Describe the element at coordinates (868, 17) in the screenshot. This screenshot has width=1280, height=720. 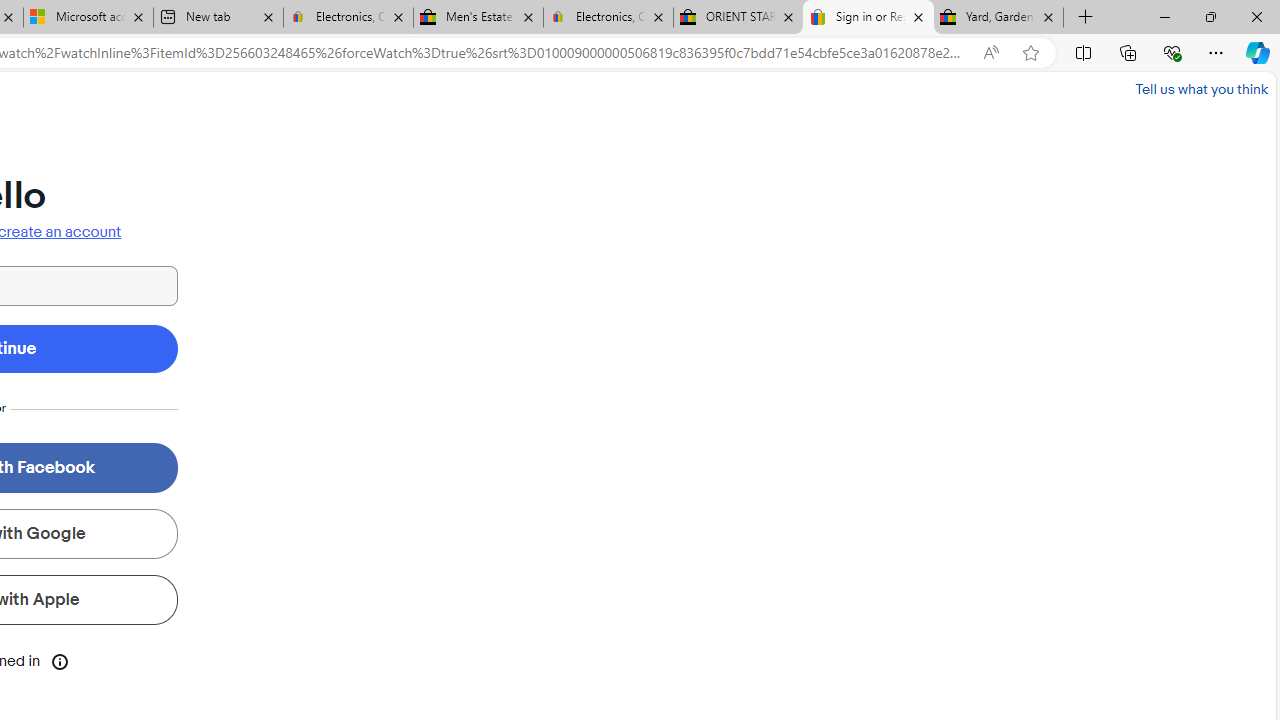
I see `'Sign in or Register | eBay'` at that location.